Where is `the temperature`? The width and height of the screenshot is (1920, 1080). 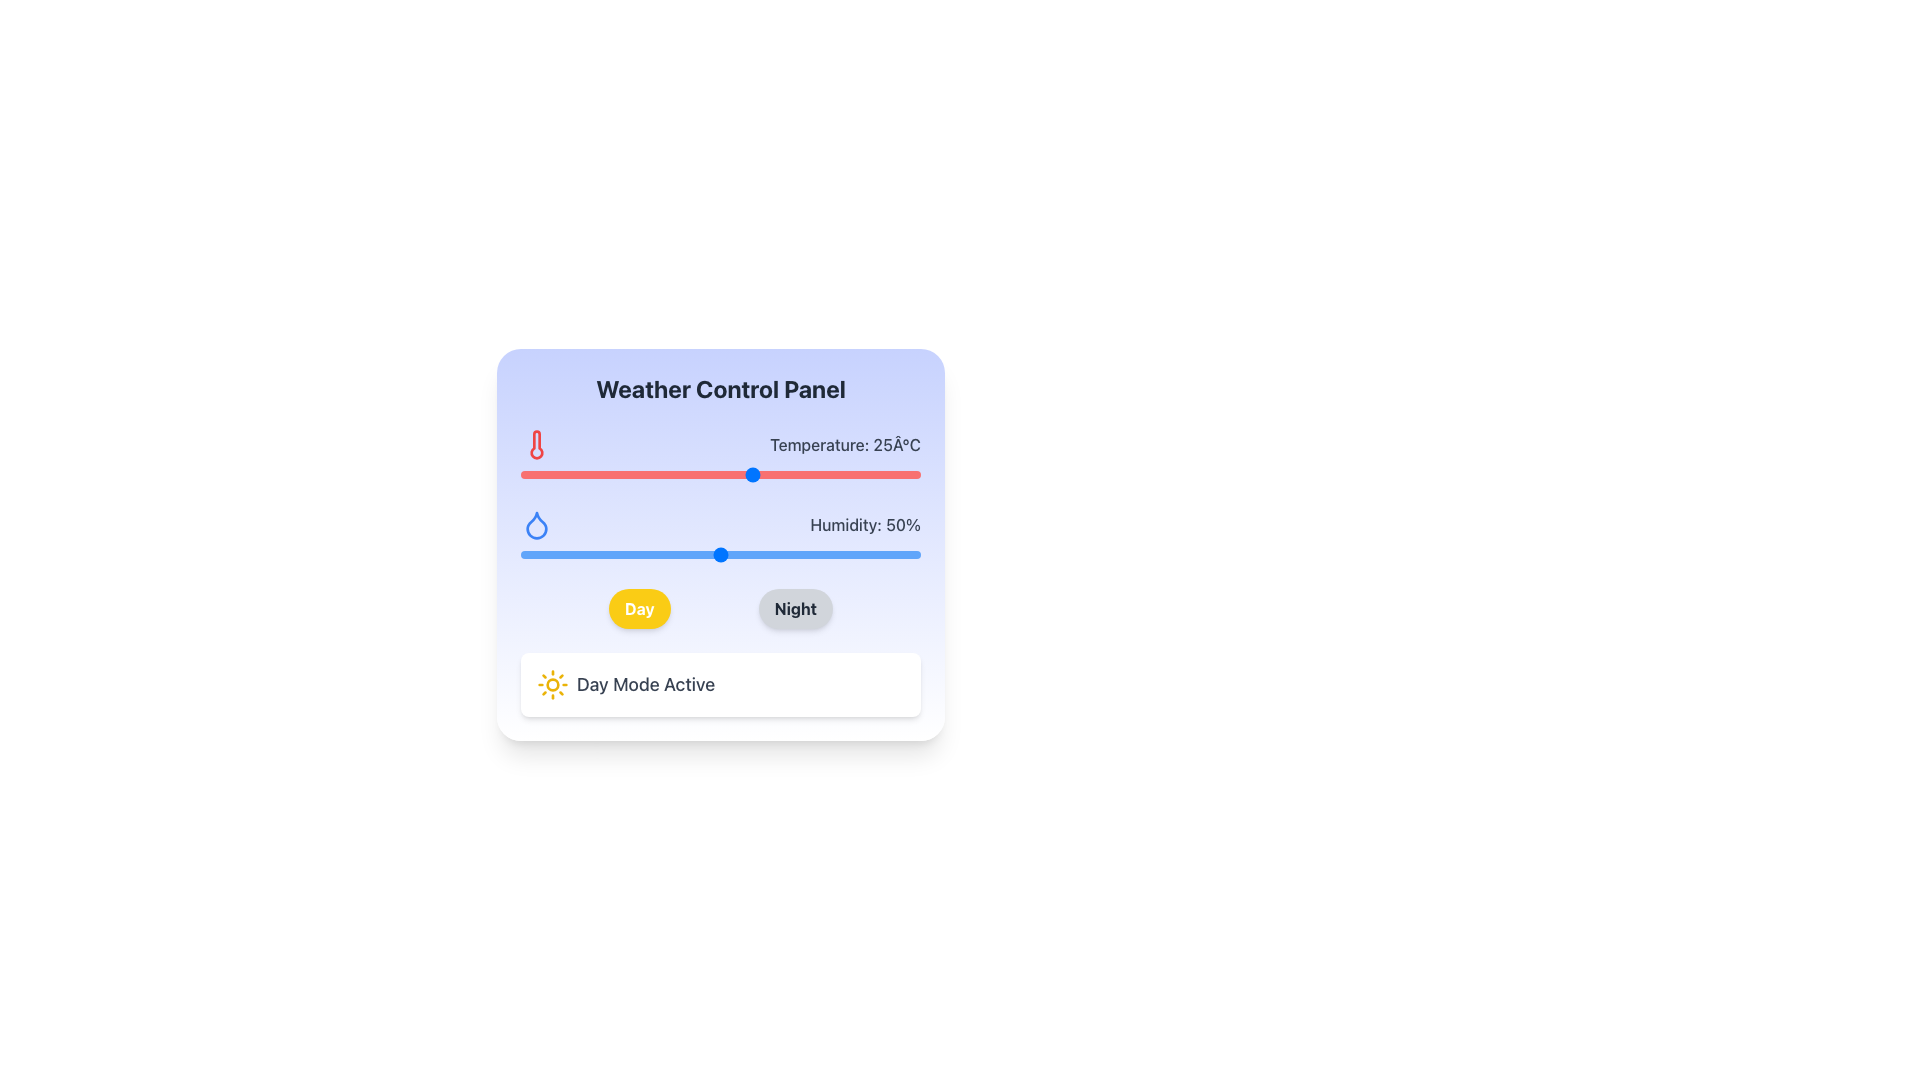
the temperature is located at coordinates (541, 474).